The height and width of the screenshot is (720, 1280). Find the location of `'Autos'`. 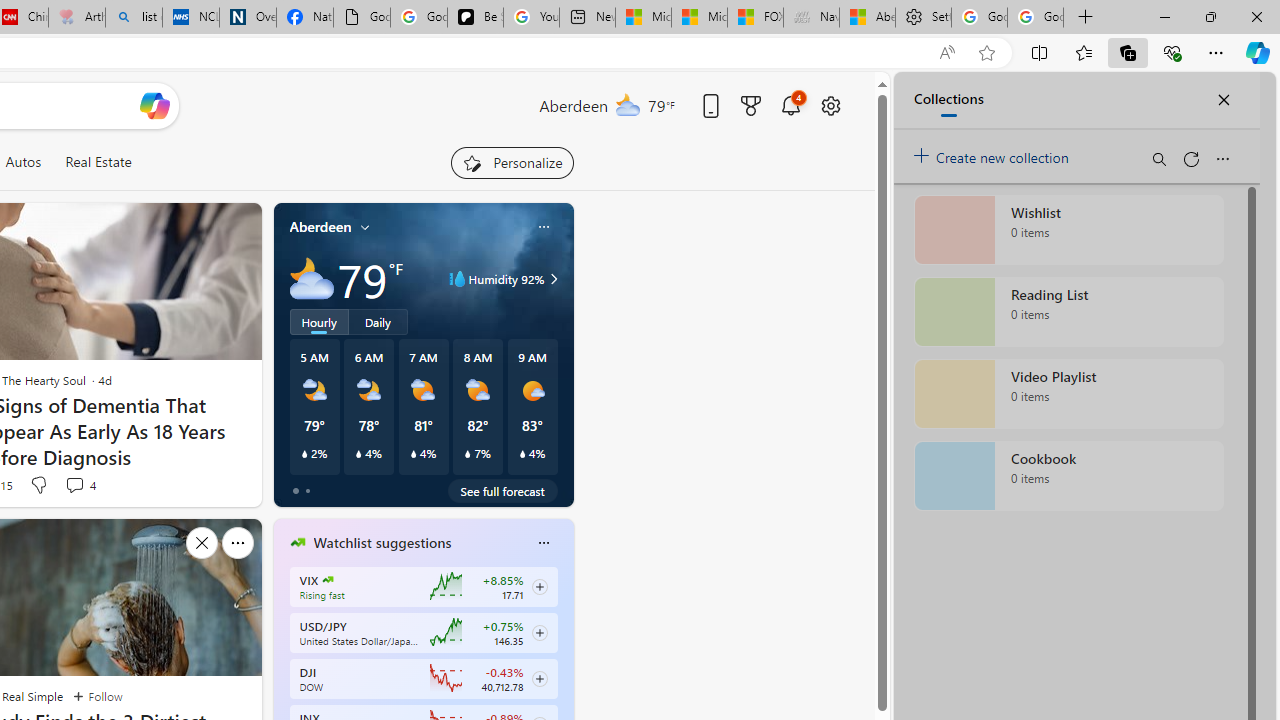

'Autos' is located at coordinates (23, 161).